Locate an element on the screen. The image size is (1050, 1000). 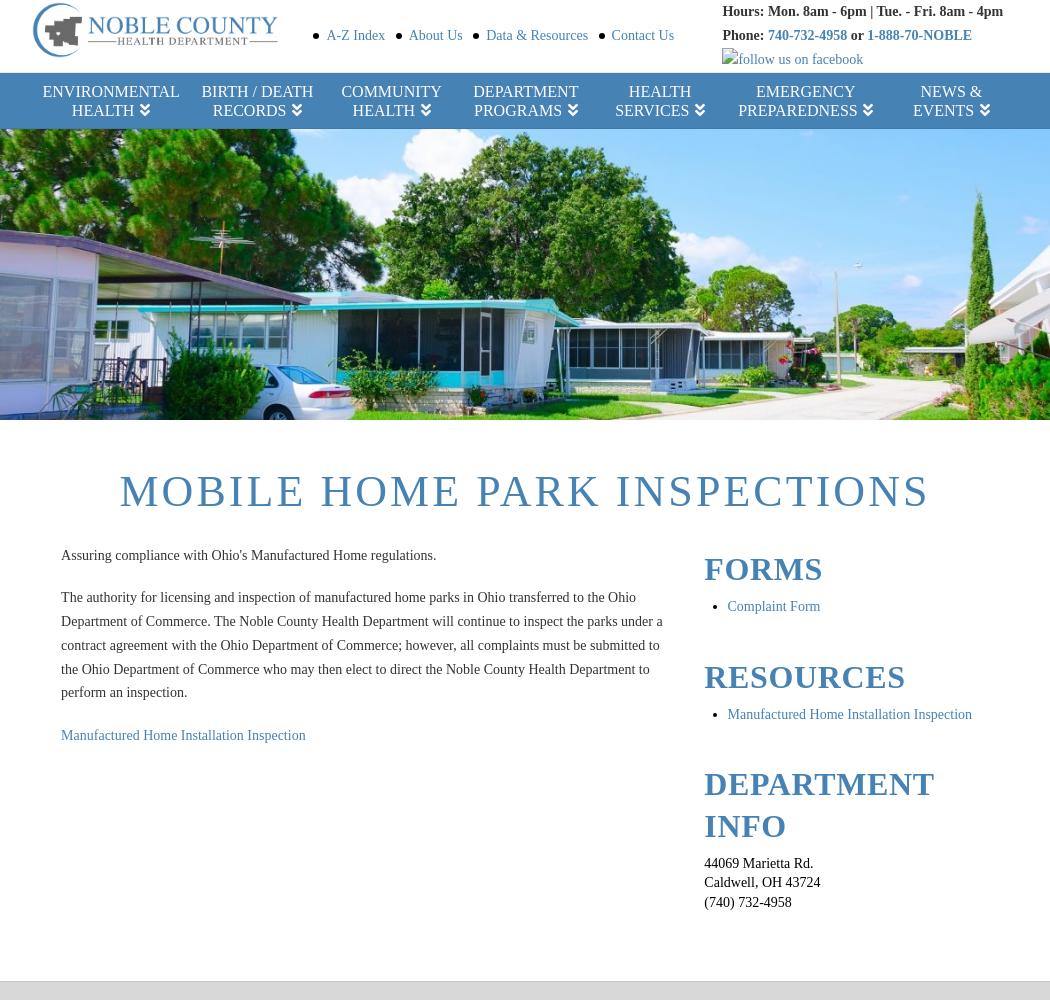
'(740) 732-4958' is located at coordinates (746, 901).